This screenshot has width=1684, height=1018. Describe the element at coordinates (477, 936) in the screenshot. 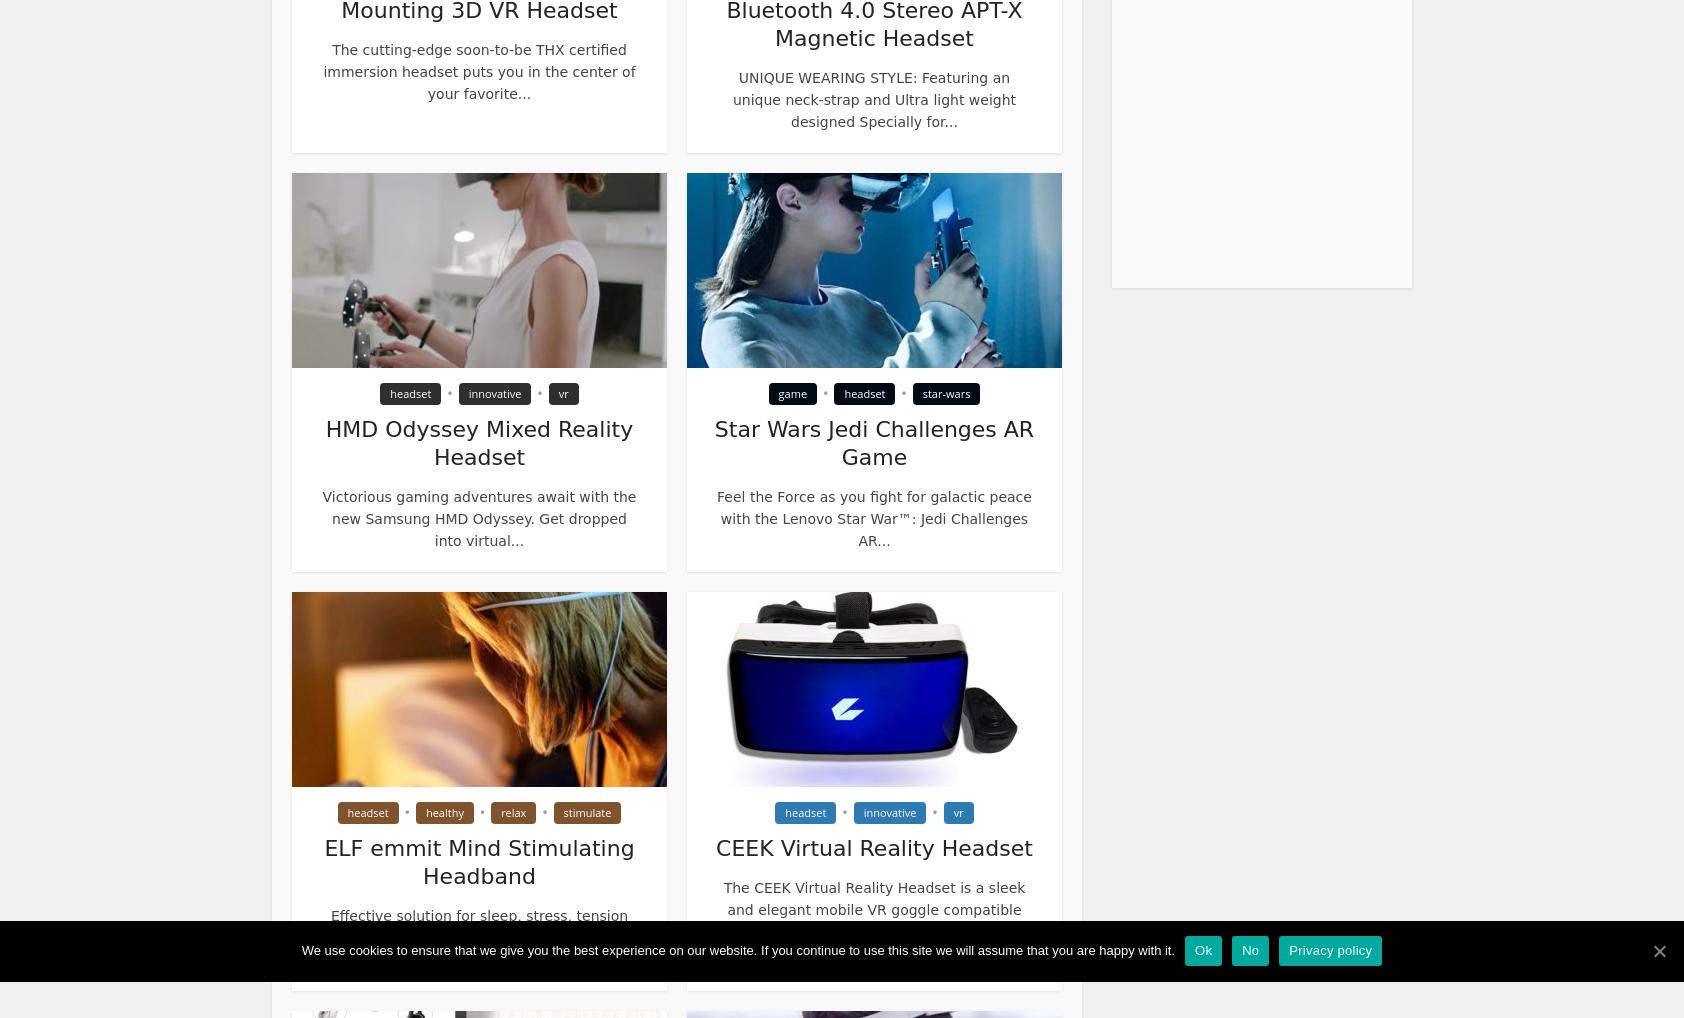

I see `'Effective solution for sleep, stress, tension and anxiety issues beyond chemicals. Experience...'` at that location.